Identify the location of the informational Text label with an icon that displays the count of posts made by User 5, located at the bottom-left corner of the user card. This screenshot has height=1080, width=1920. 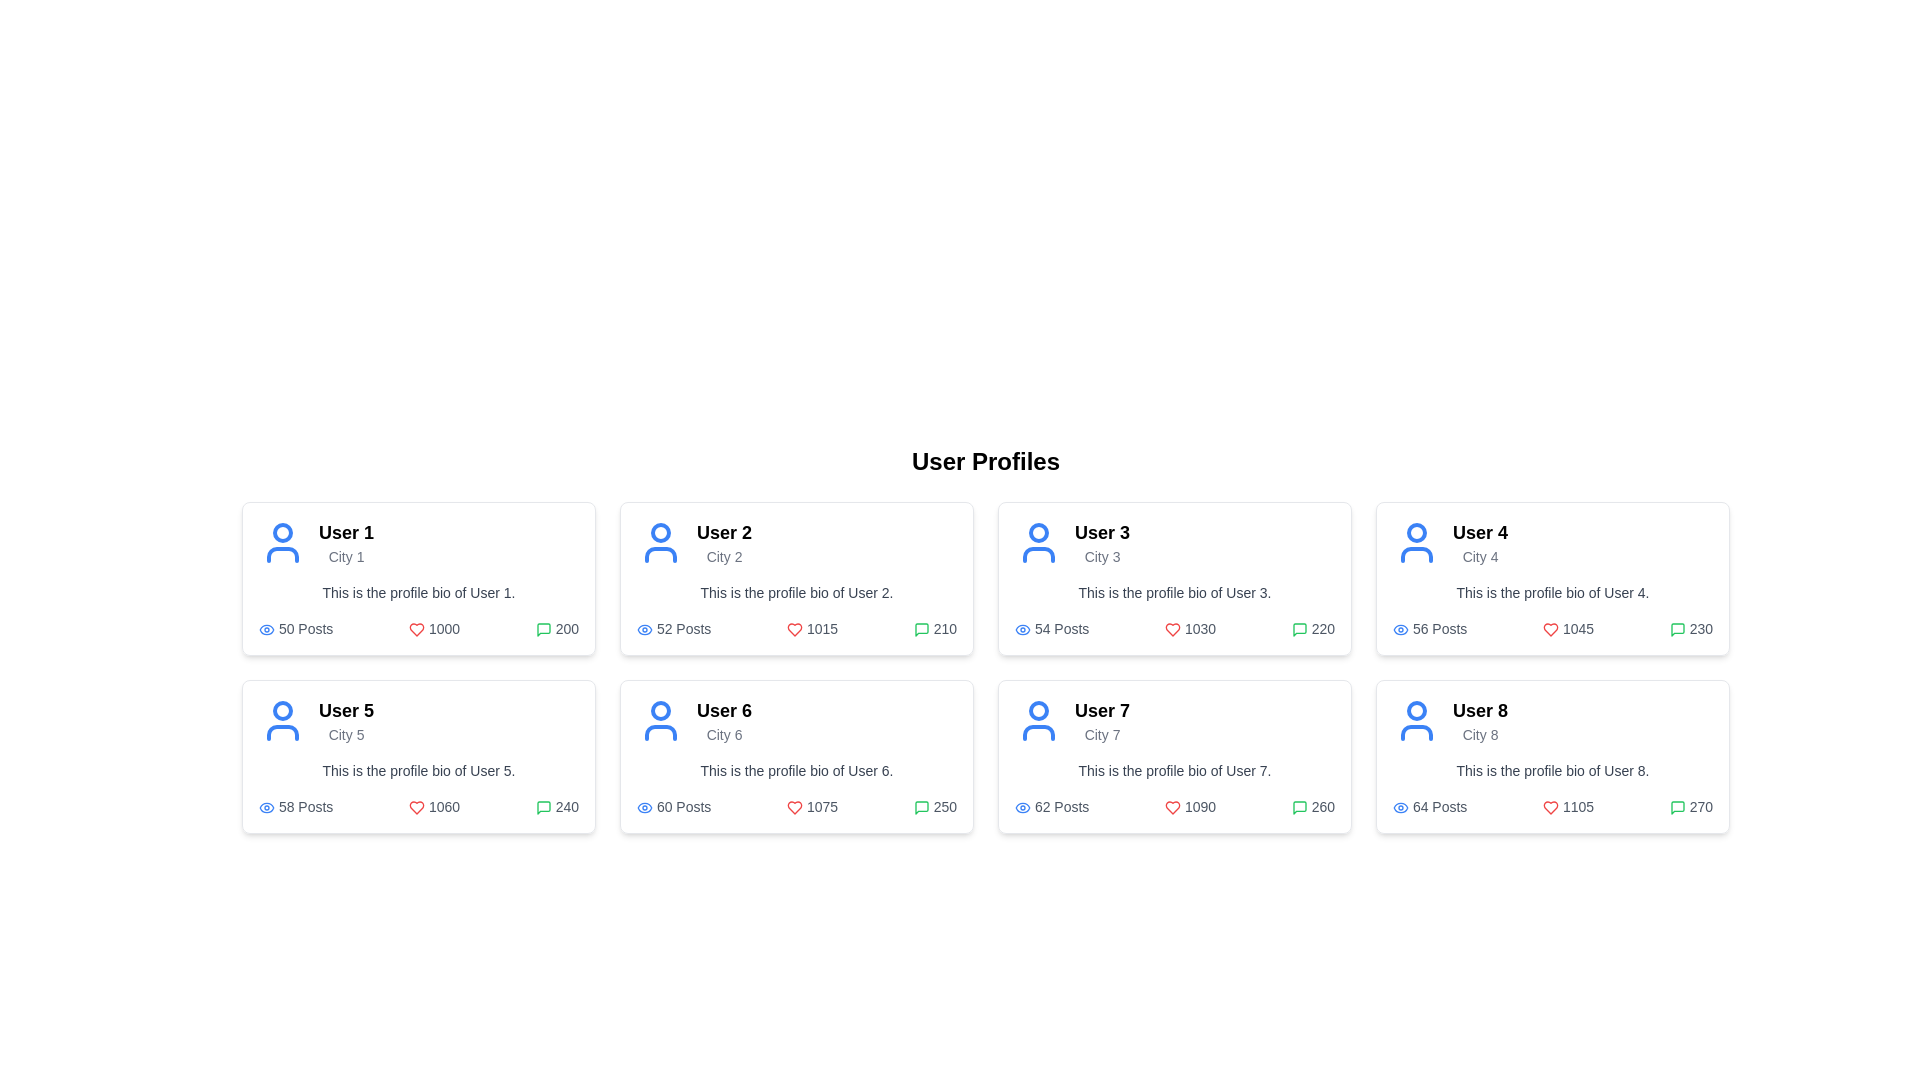
(295, 805).